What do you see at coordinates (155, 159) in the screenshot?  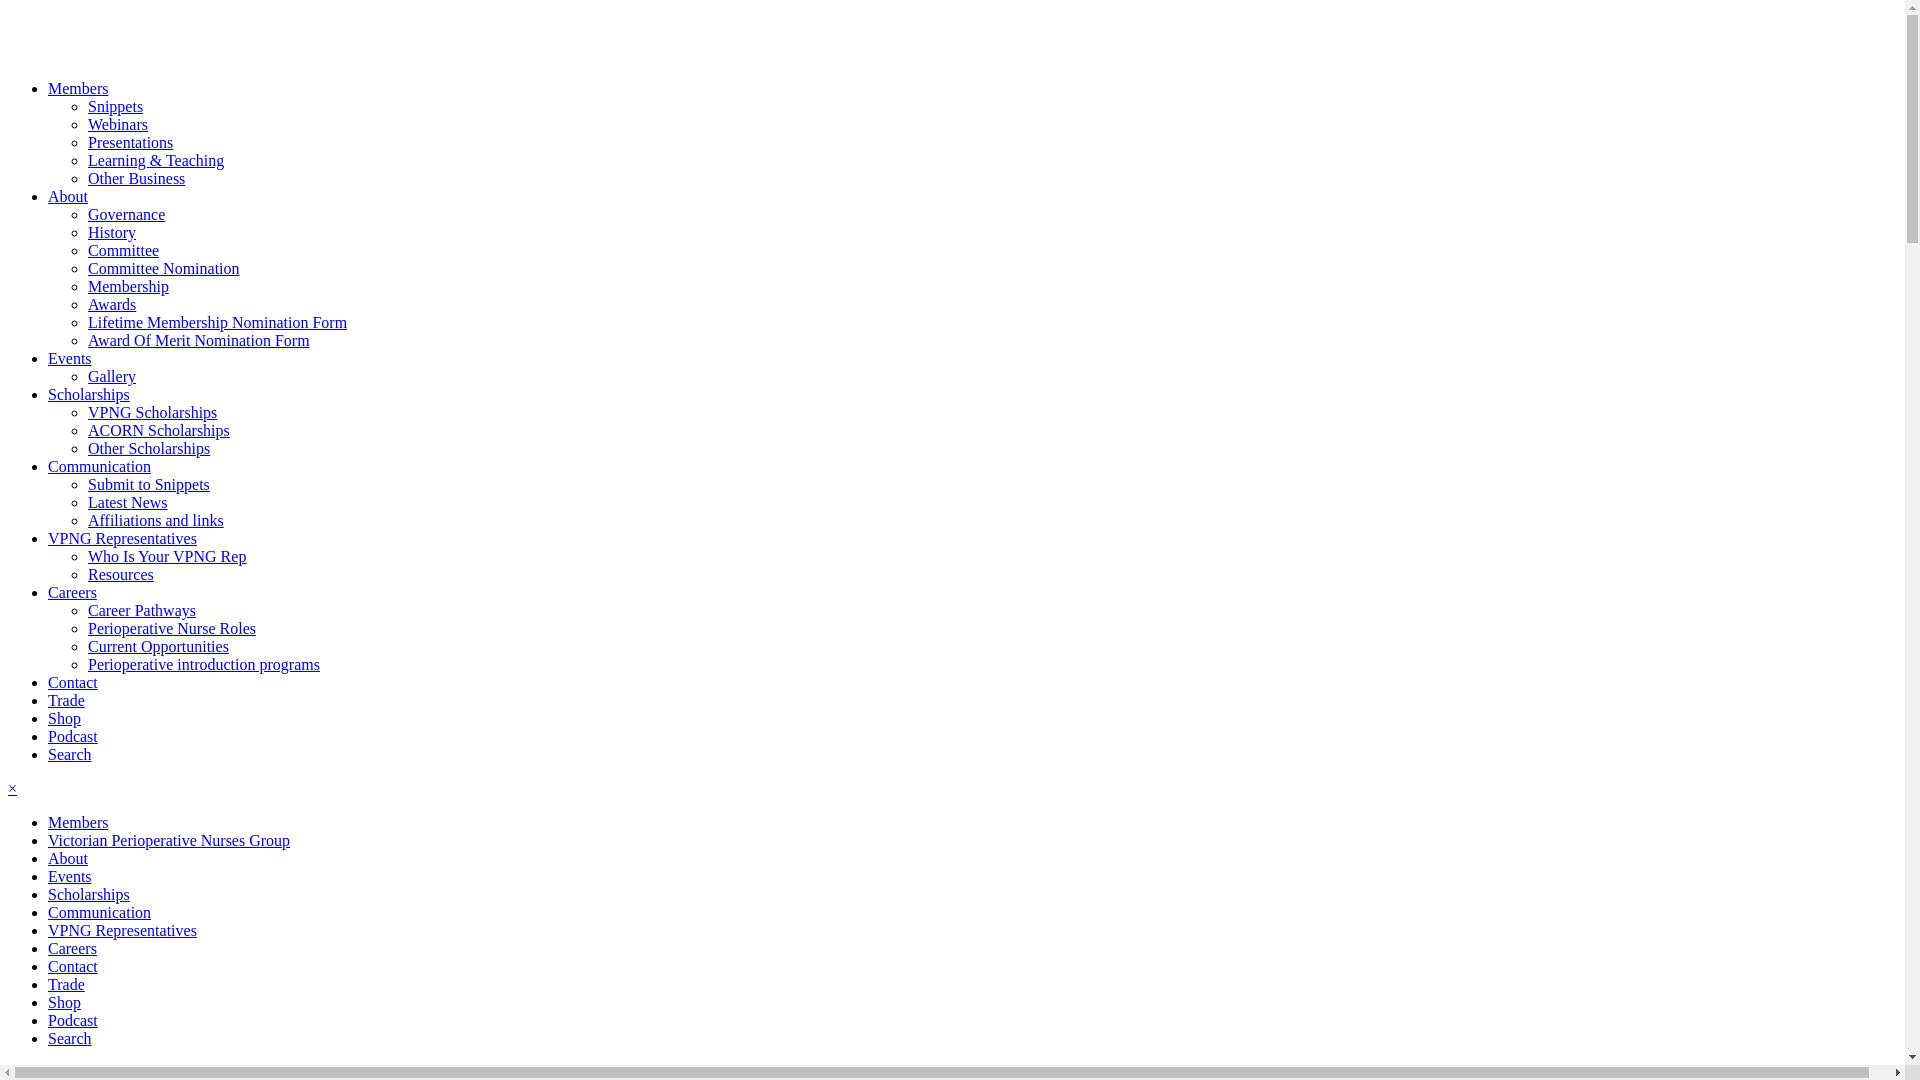 I see `'Learning & Teaching'` at bounding box center [155, 159].